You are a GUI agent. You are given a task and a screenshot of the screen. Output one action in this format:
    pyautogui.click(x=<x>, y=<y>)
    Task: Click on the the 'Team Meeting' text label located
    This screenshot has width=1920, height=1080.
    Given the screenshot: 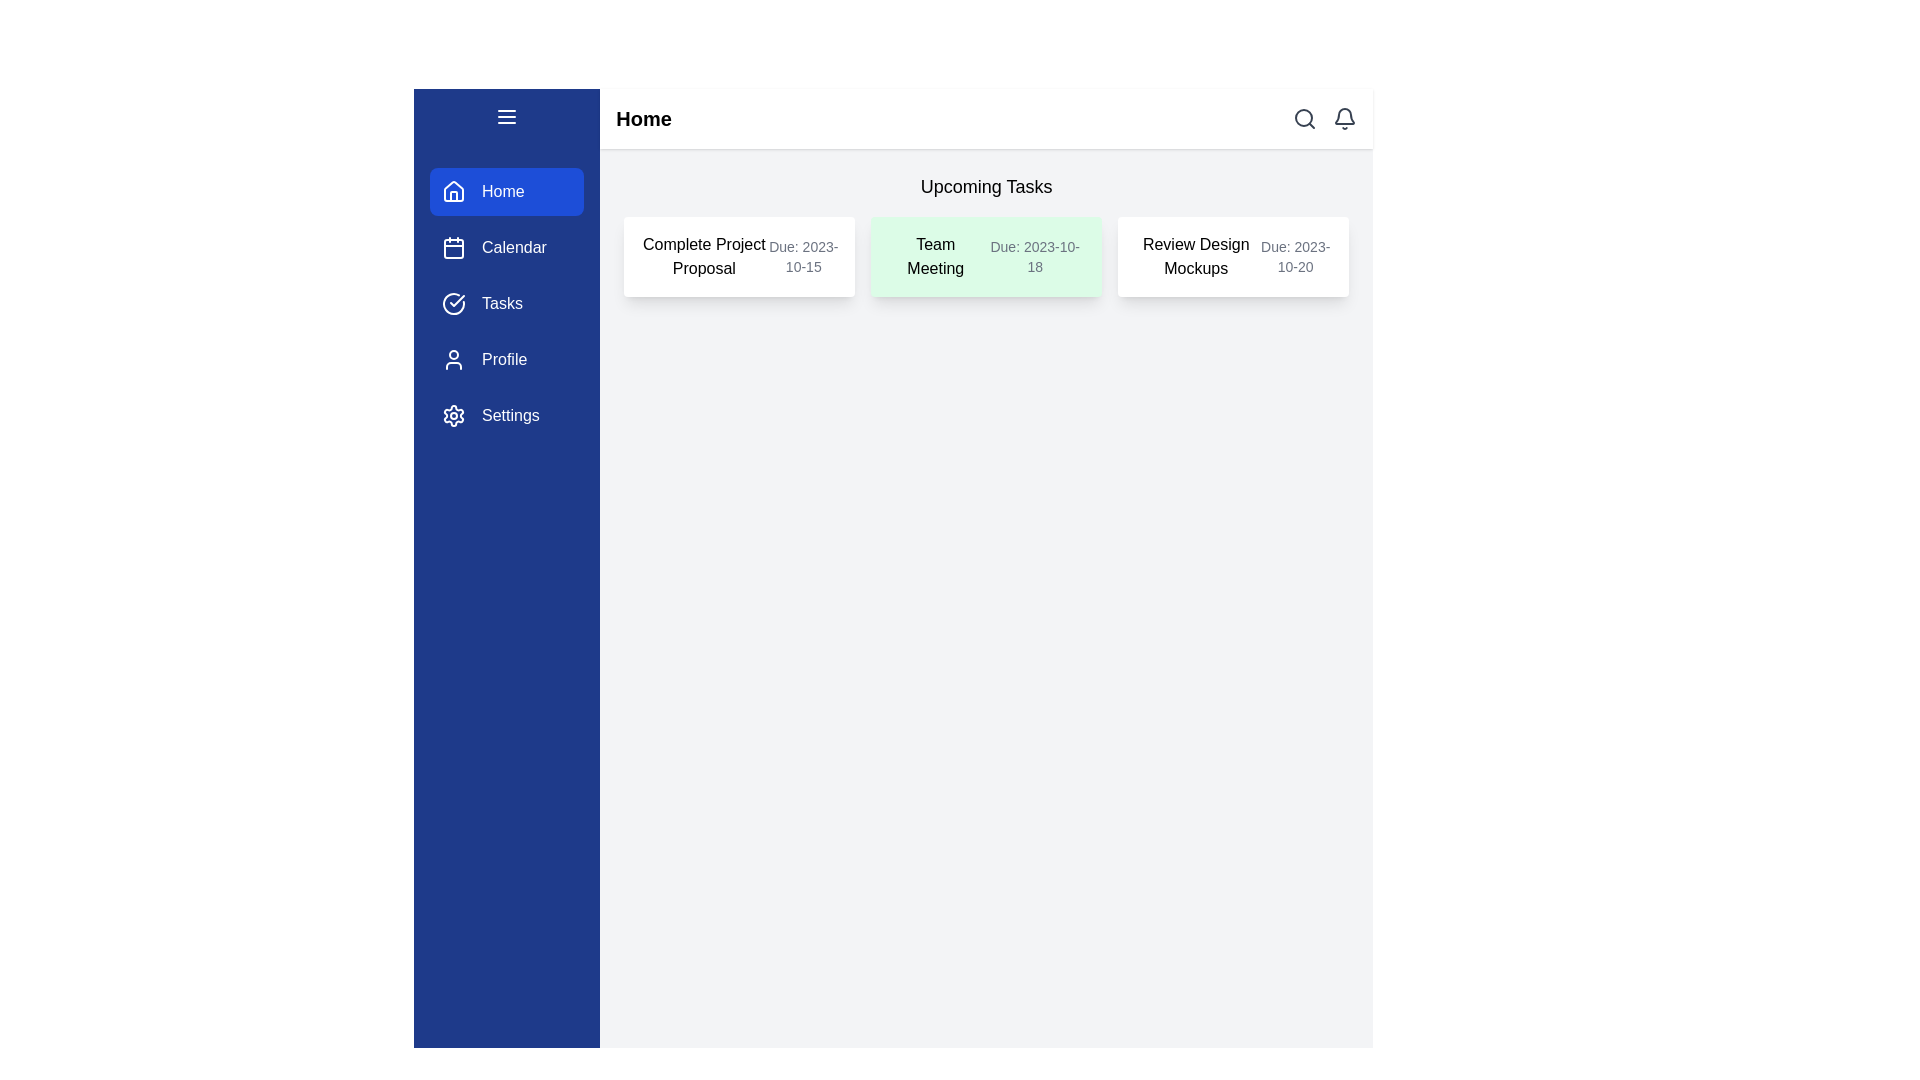 What is the action you would take?
    pyautogui.click(x=934, y=256)
    